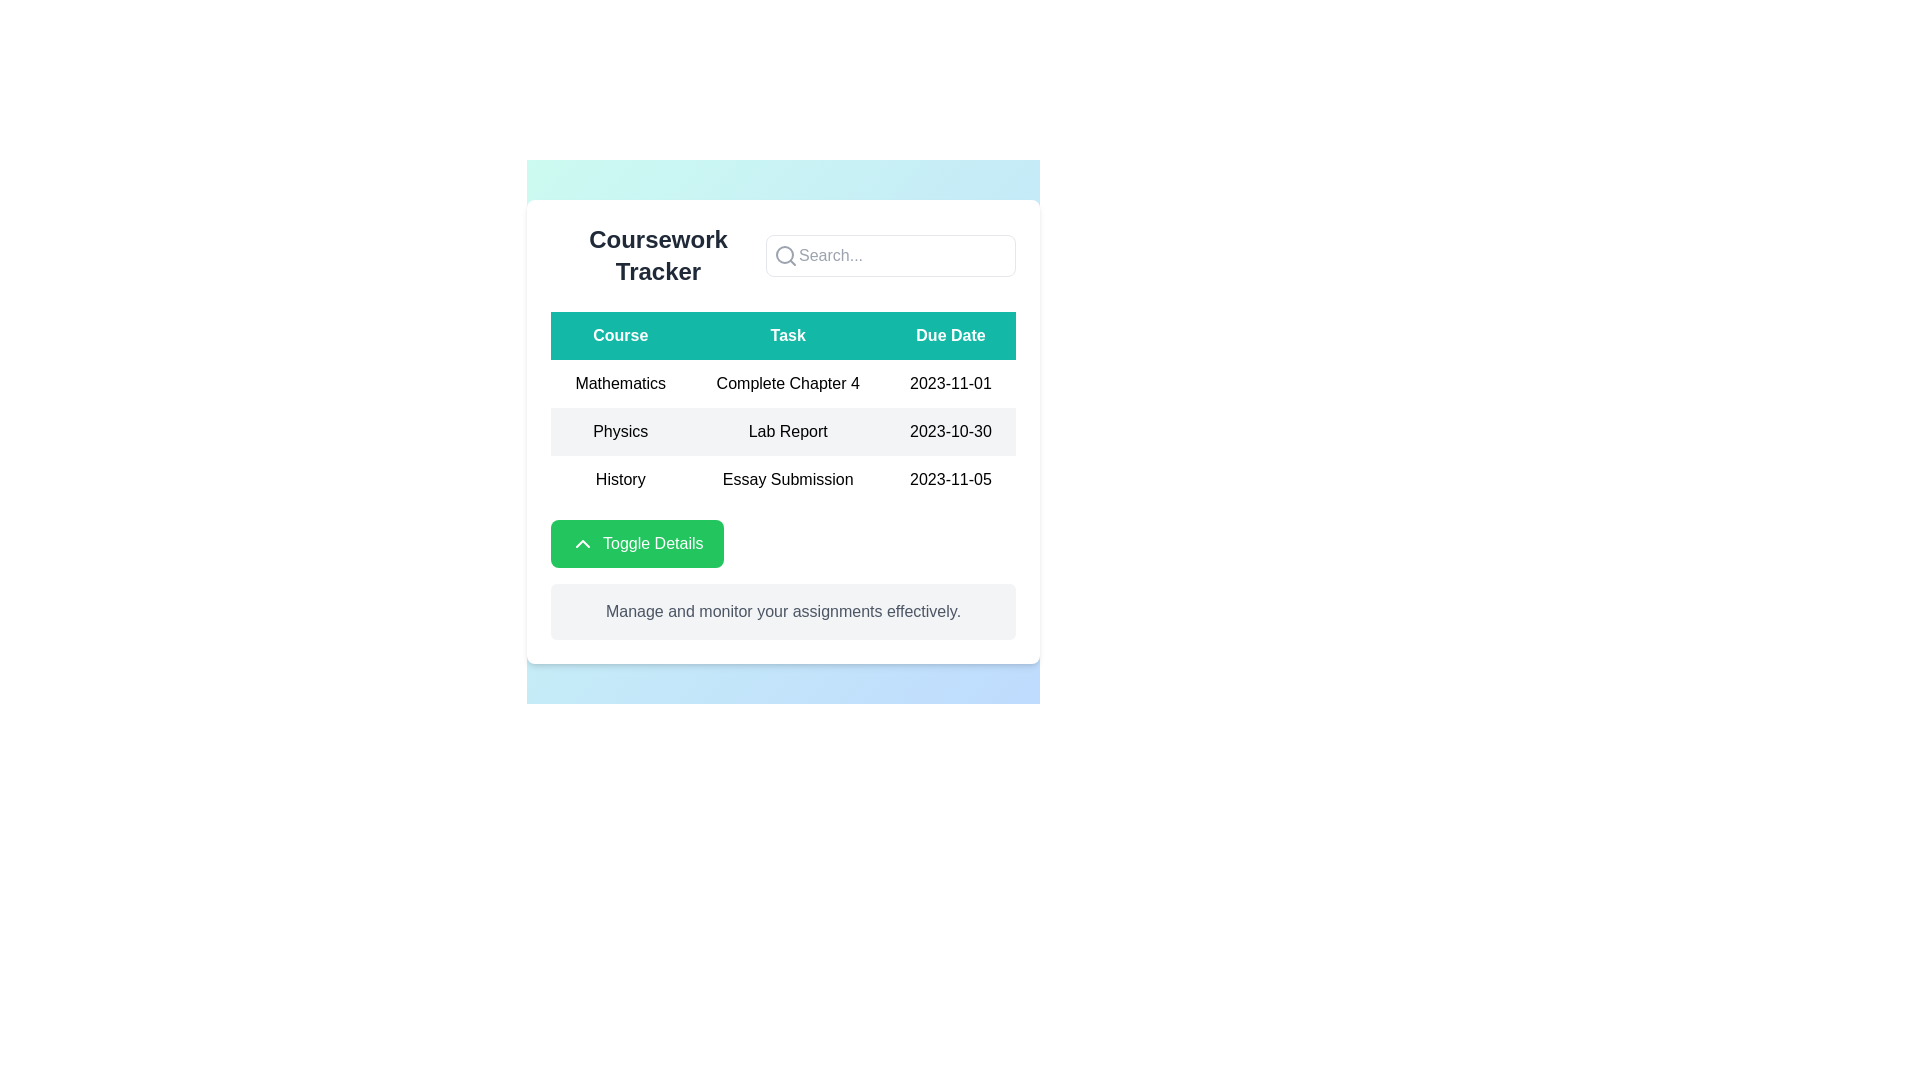 Image resolution: width=1920 pixels, height=1080 pixels. What do you see at coordinates (619, 334) in the screenshot?
I see `the static text label 'Course', which is the first of three sibling elements with a teal background and bold white text` at bounding box center [619, 334].